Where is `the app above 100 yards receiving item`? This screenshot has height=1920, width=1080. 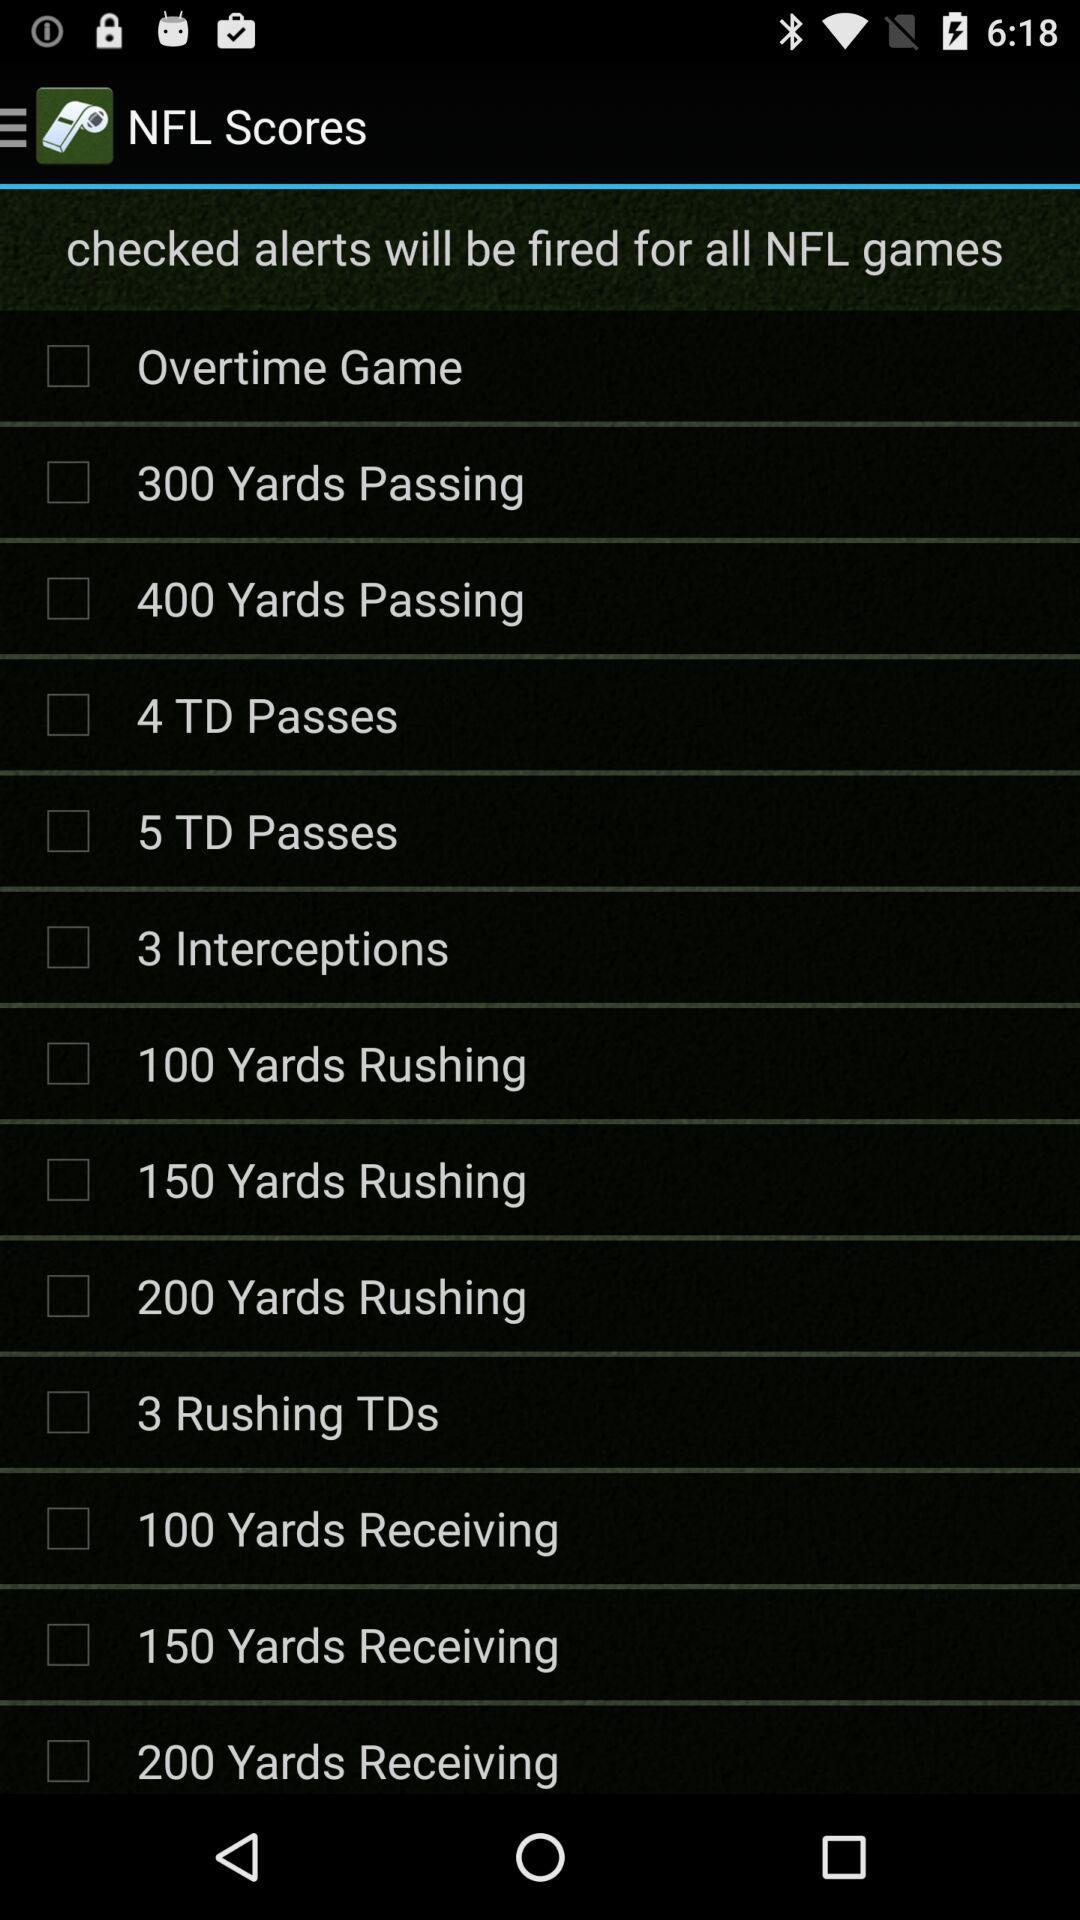 the app above 100 yards receiving item is located at coordinates (288, 1410).